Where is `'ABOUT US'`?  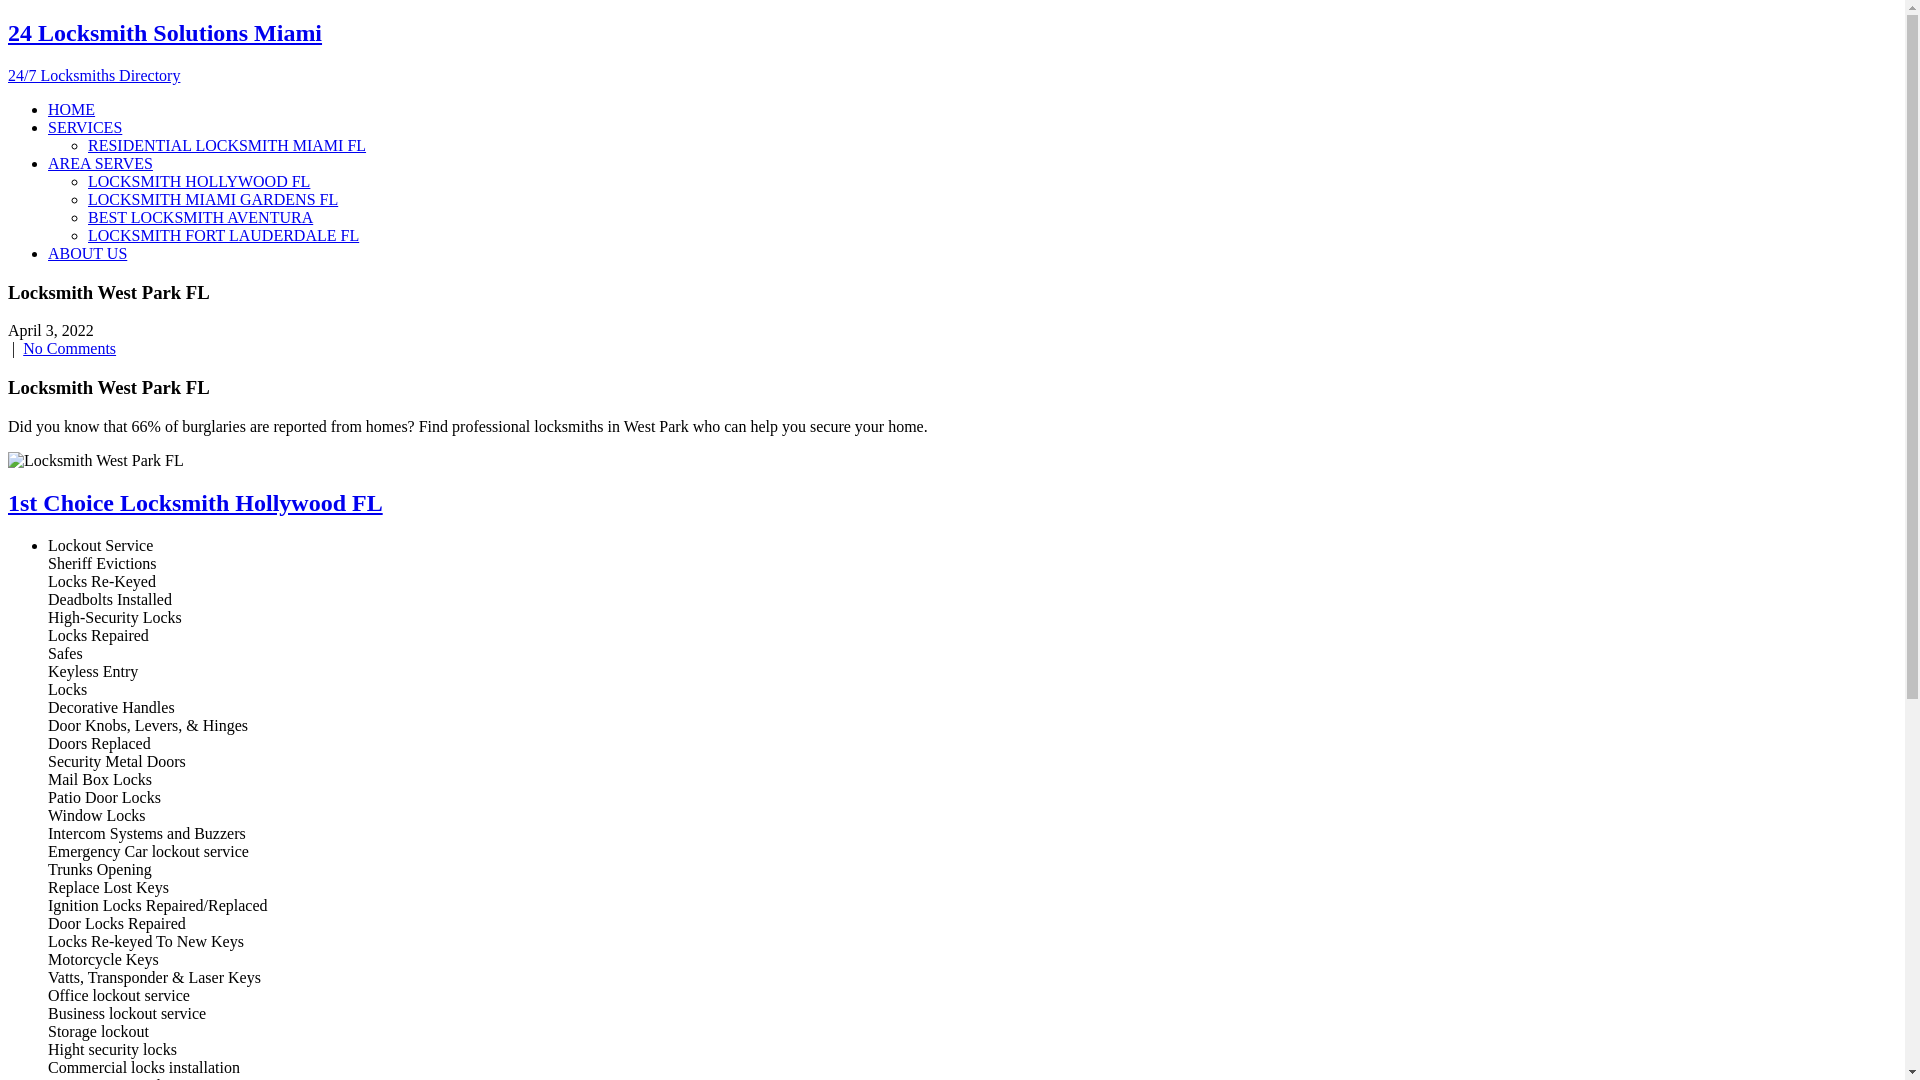 'ABOUT US' is located at coordinates (48, 252).